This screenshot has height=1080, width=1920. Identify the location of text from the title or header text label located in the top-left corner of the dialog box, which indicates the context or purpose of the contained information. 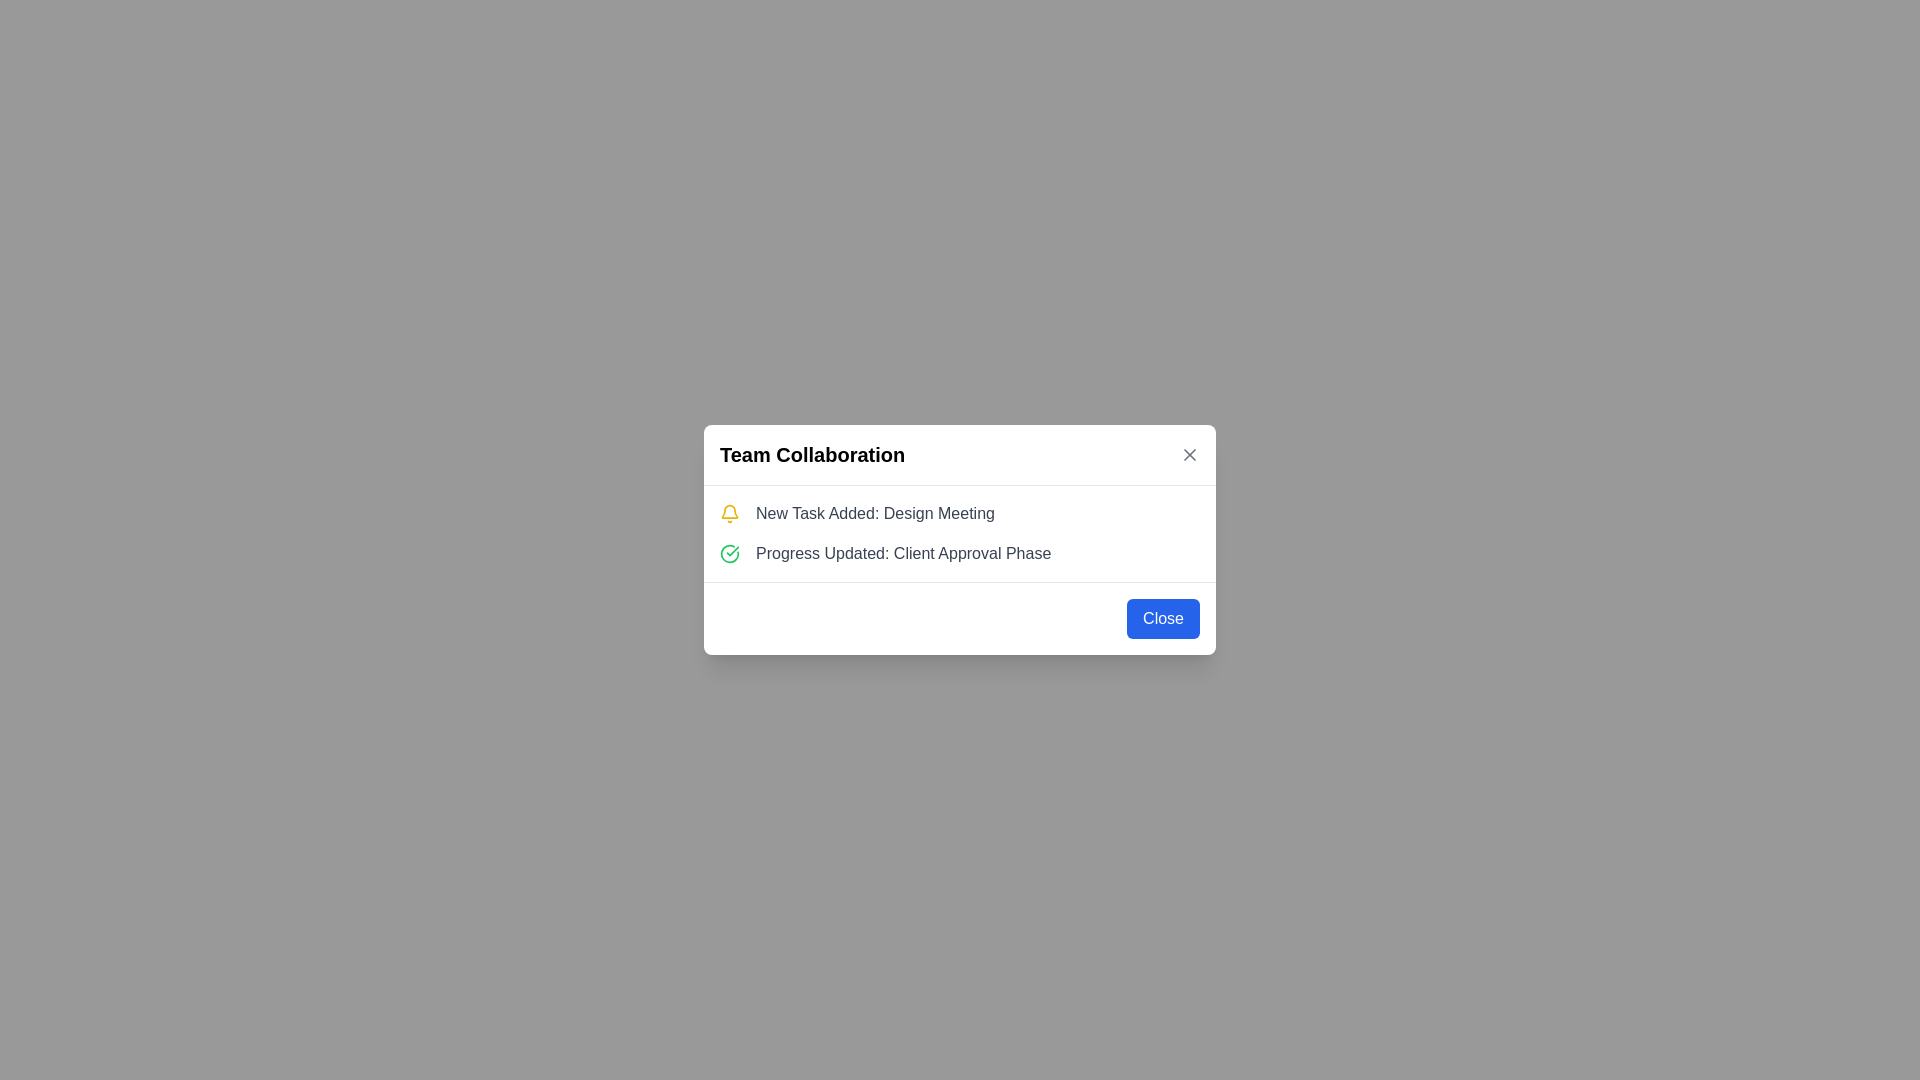
(812, 455).